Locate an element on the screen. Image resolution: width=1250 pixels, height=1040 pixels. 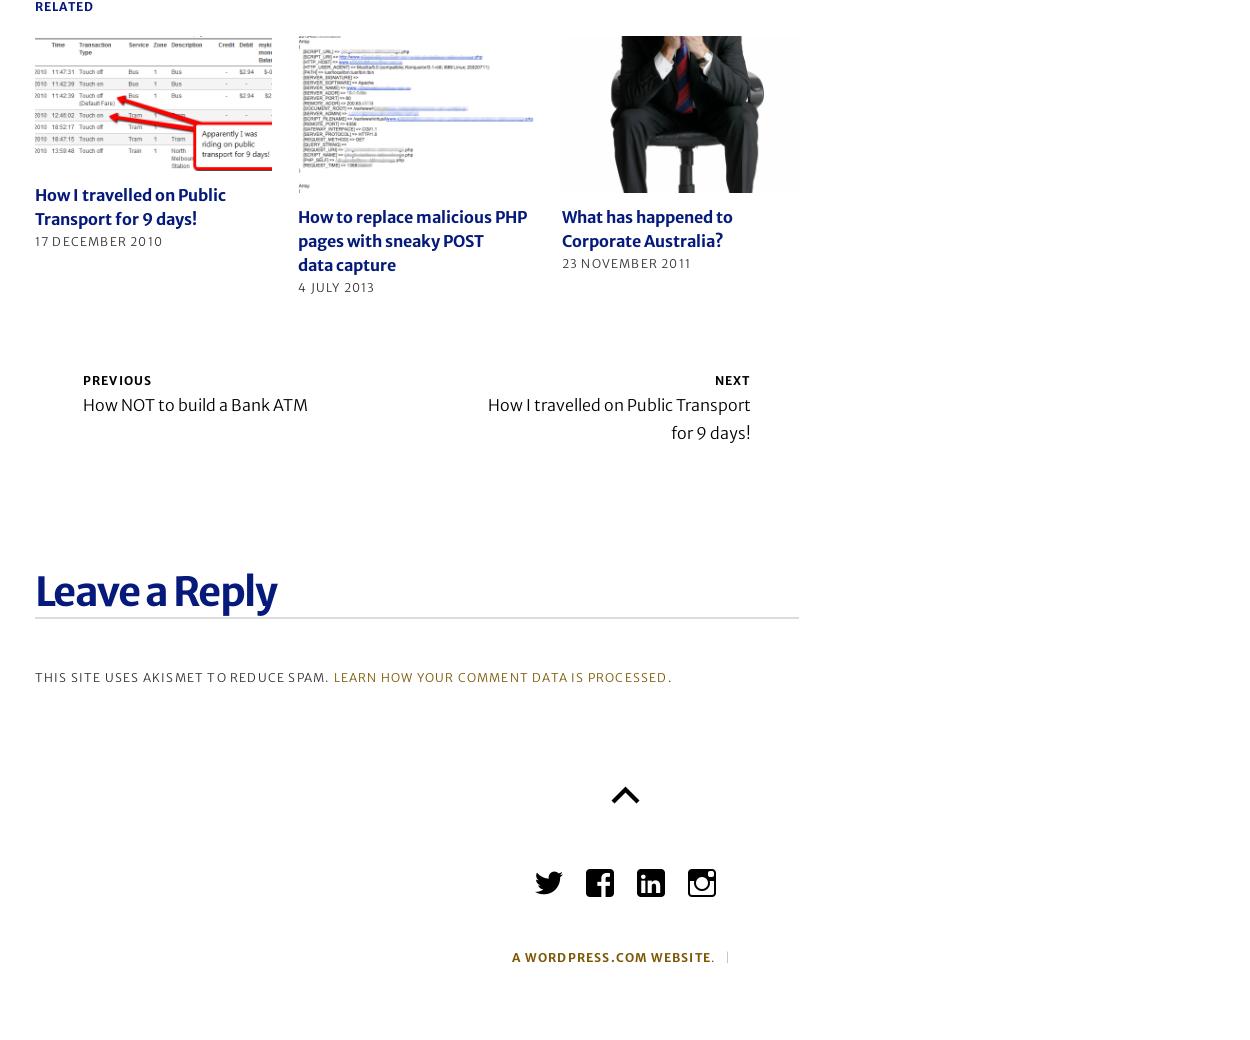
'How I travelled on Public Transport for 9 days!' is located at coordinates (129, 206).